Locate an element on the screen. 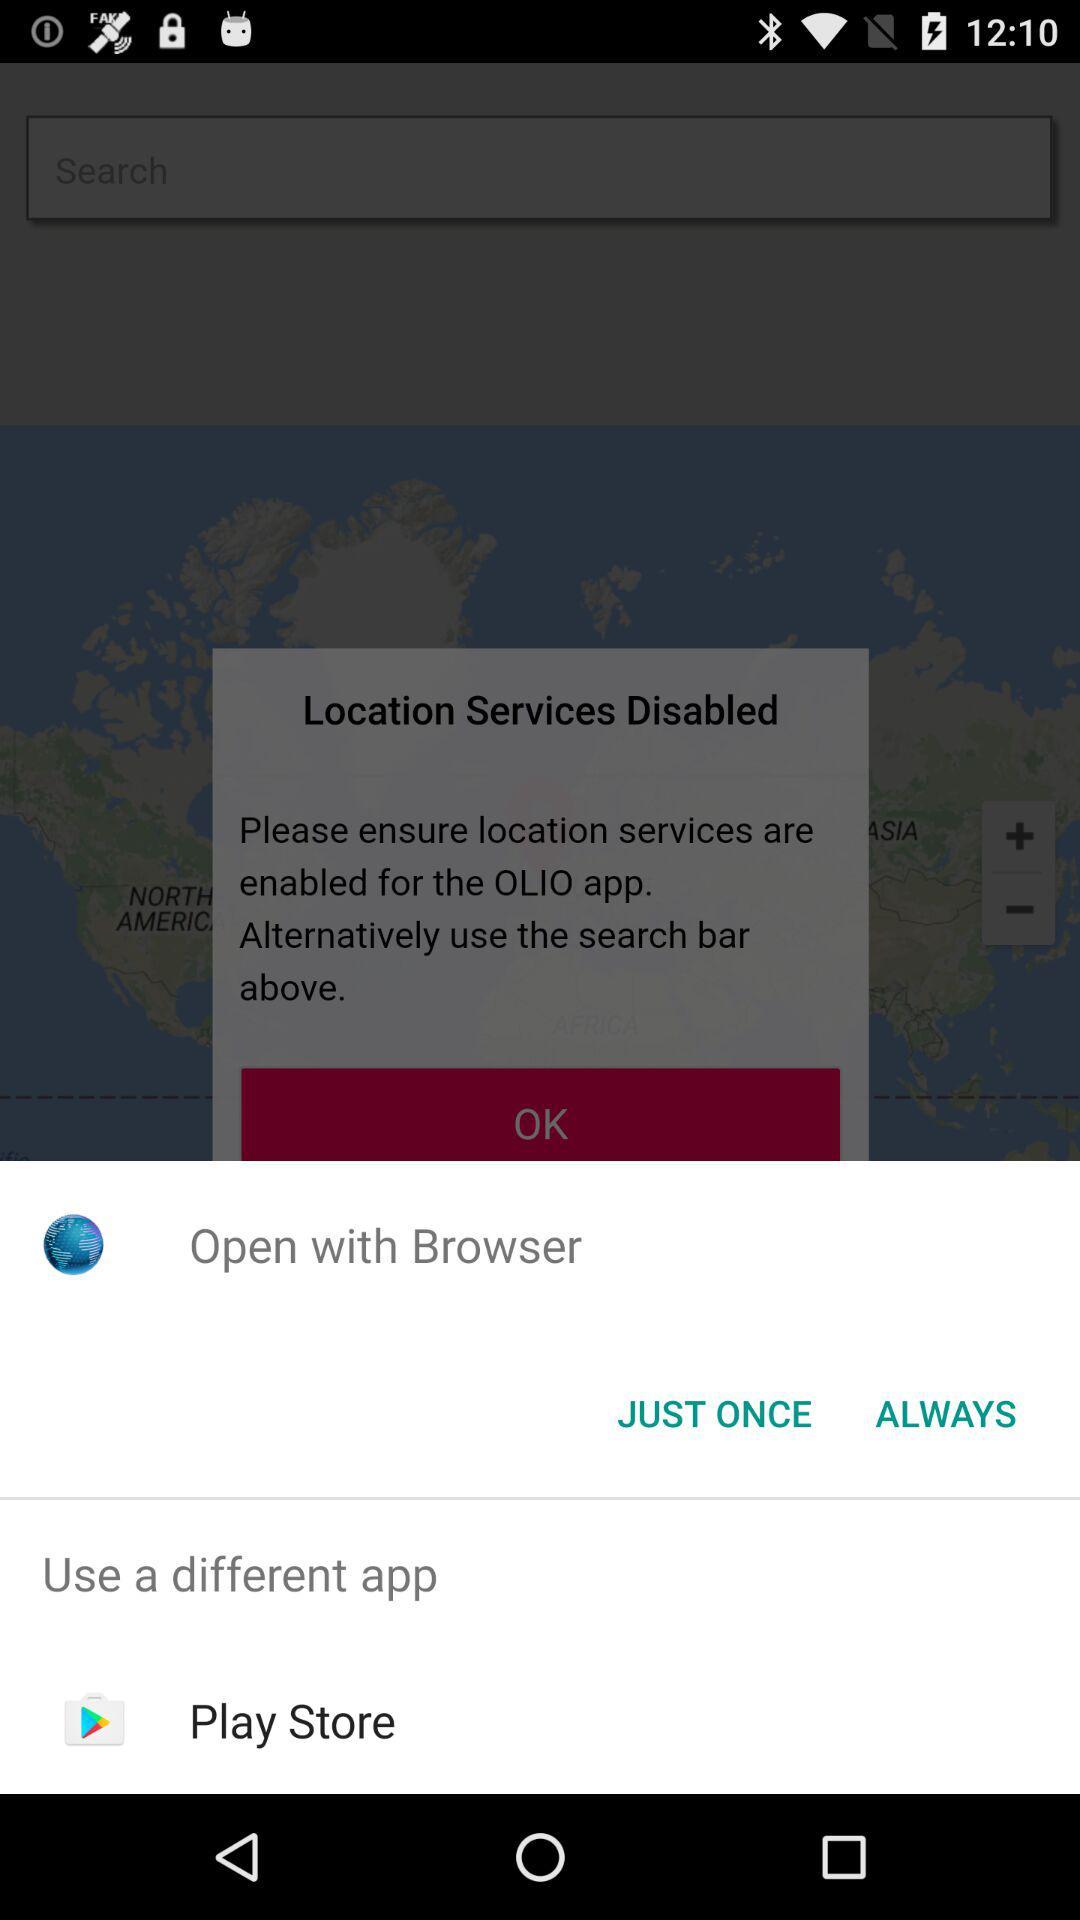 Image resolution: width=1080 pixels, height=1920 pixels. icon next to always icon is located at coordinates (713, 1411).